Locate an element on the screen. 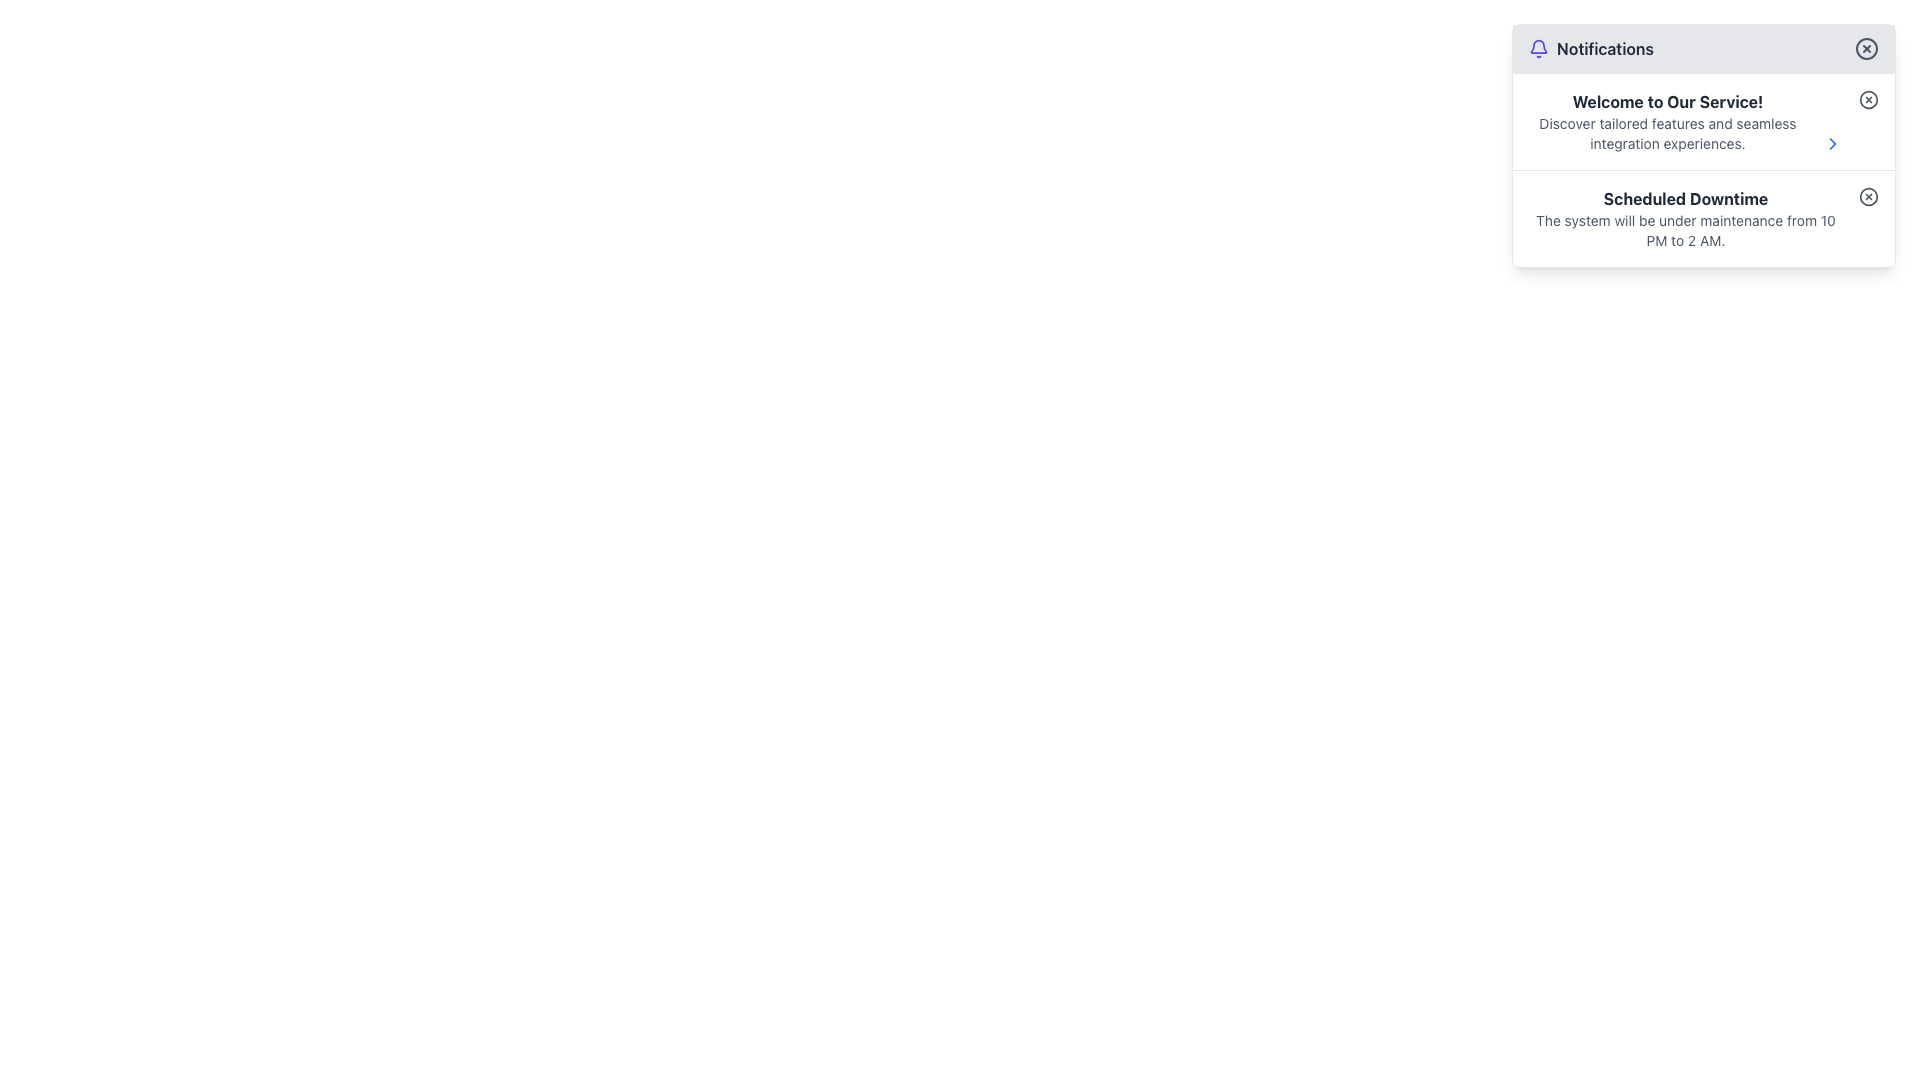 Image resolution: width=1920 pixels, height=1080 pixels. text label displaying 'Notifications' in bold dark gray font located near the top of the notification panel, to the right of the bell icon is located at coordinates (1605, 48).